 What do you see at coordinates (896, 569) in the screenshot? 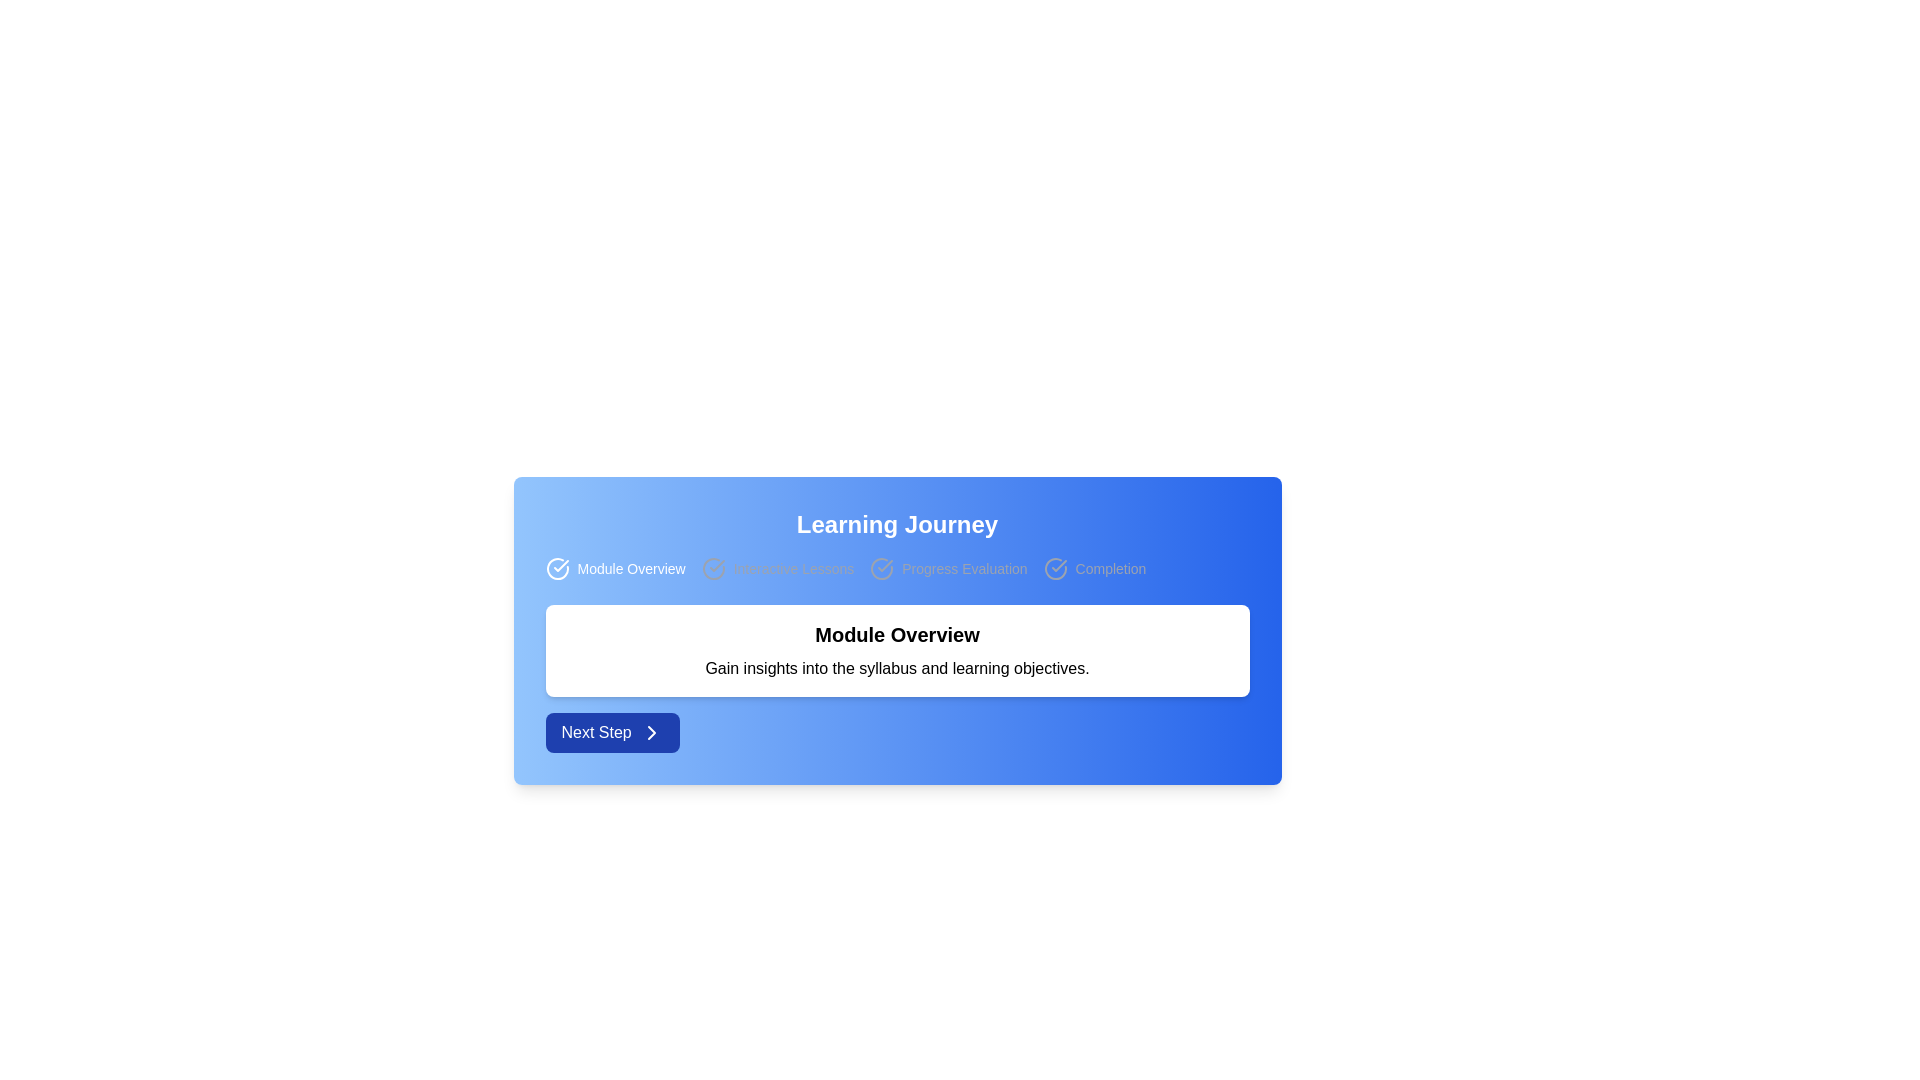
I see `the icons or text in the Progress Bar located beneath the 'Learning Journey' heading` at bounding box center [896, 569].